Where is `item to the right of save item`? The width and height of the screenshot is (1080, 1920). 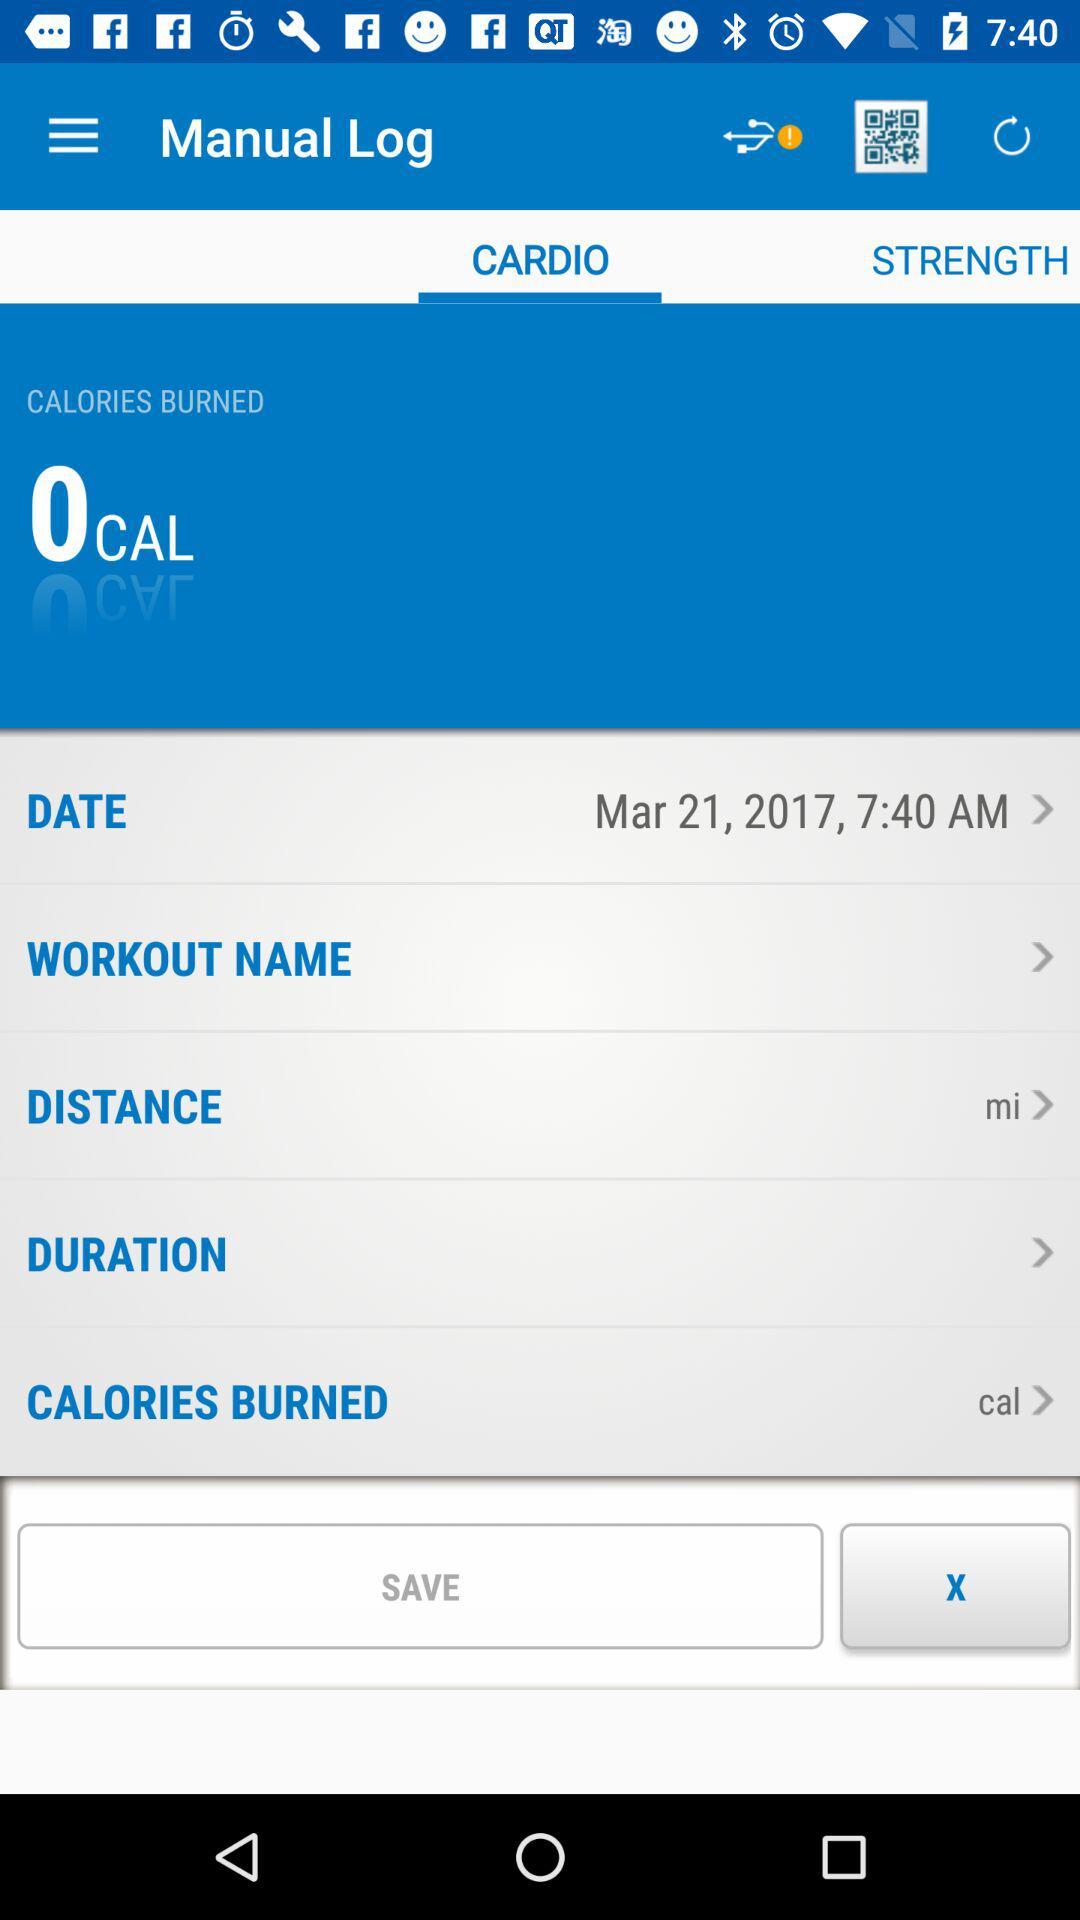 item to the right of save item is located at coordinates (954, 1585).